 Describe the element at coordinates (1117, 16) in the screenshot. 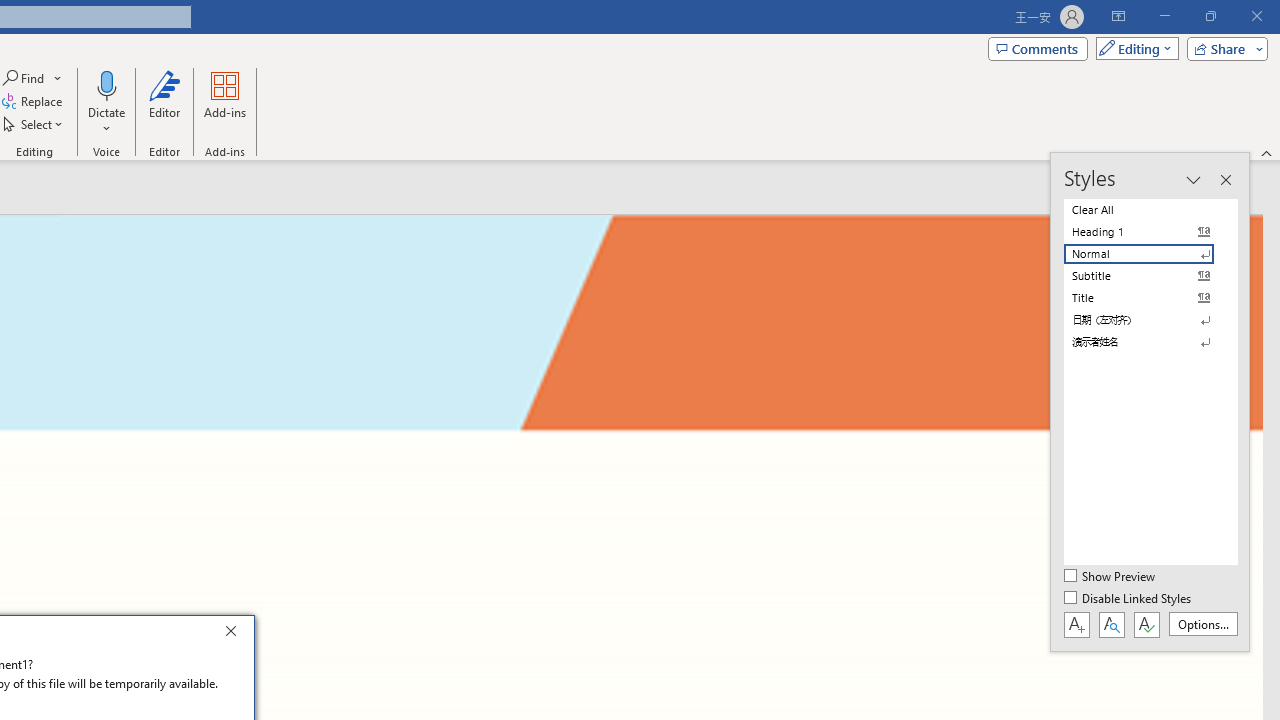

I see `'Ribbon Display Options'` at that location.